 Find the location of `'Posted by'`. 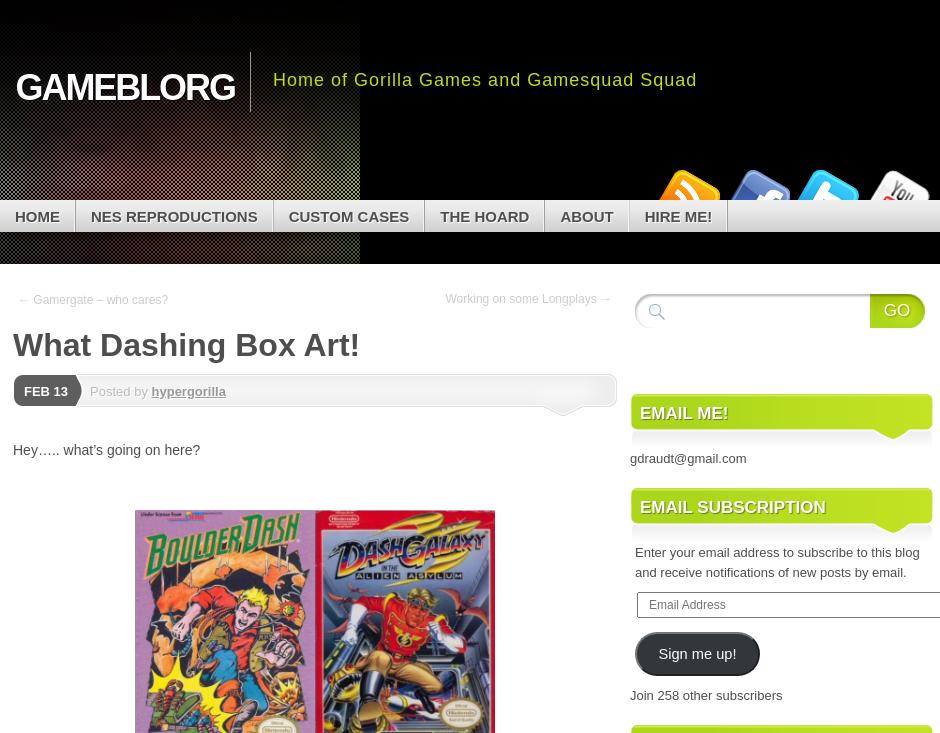

'Posted by' is located at coordinates (119, 390).